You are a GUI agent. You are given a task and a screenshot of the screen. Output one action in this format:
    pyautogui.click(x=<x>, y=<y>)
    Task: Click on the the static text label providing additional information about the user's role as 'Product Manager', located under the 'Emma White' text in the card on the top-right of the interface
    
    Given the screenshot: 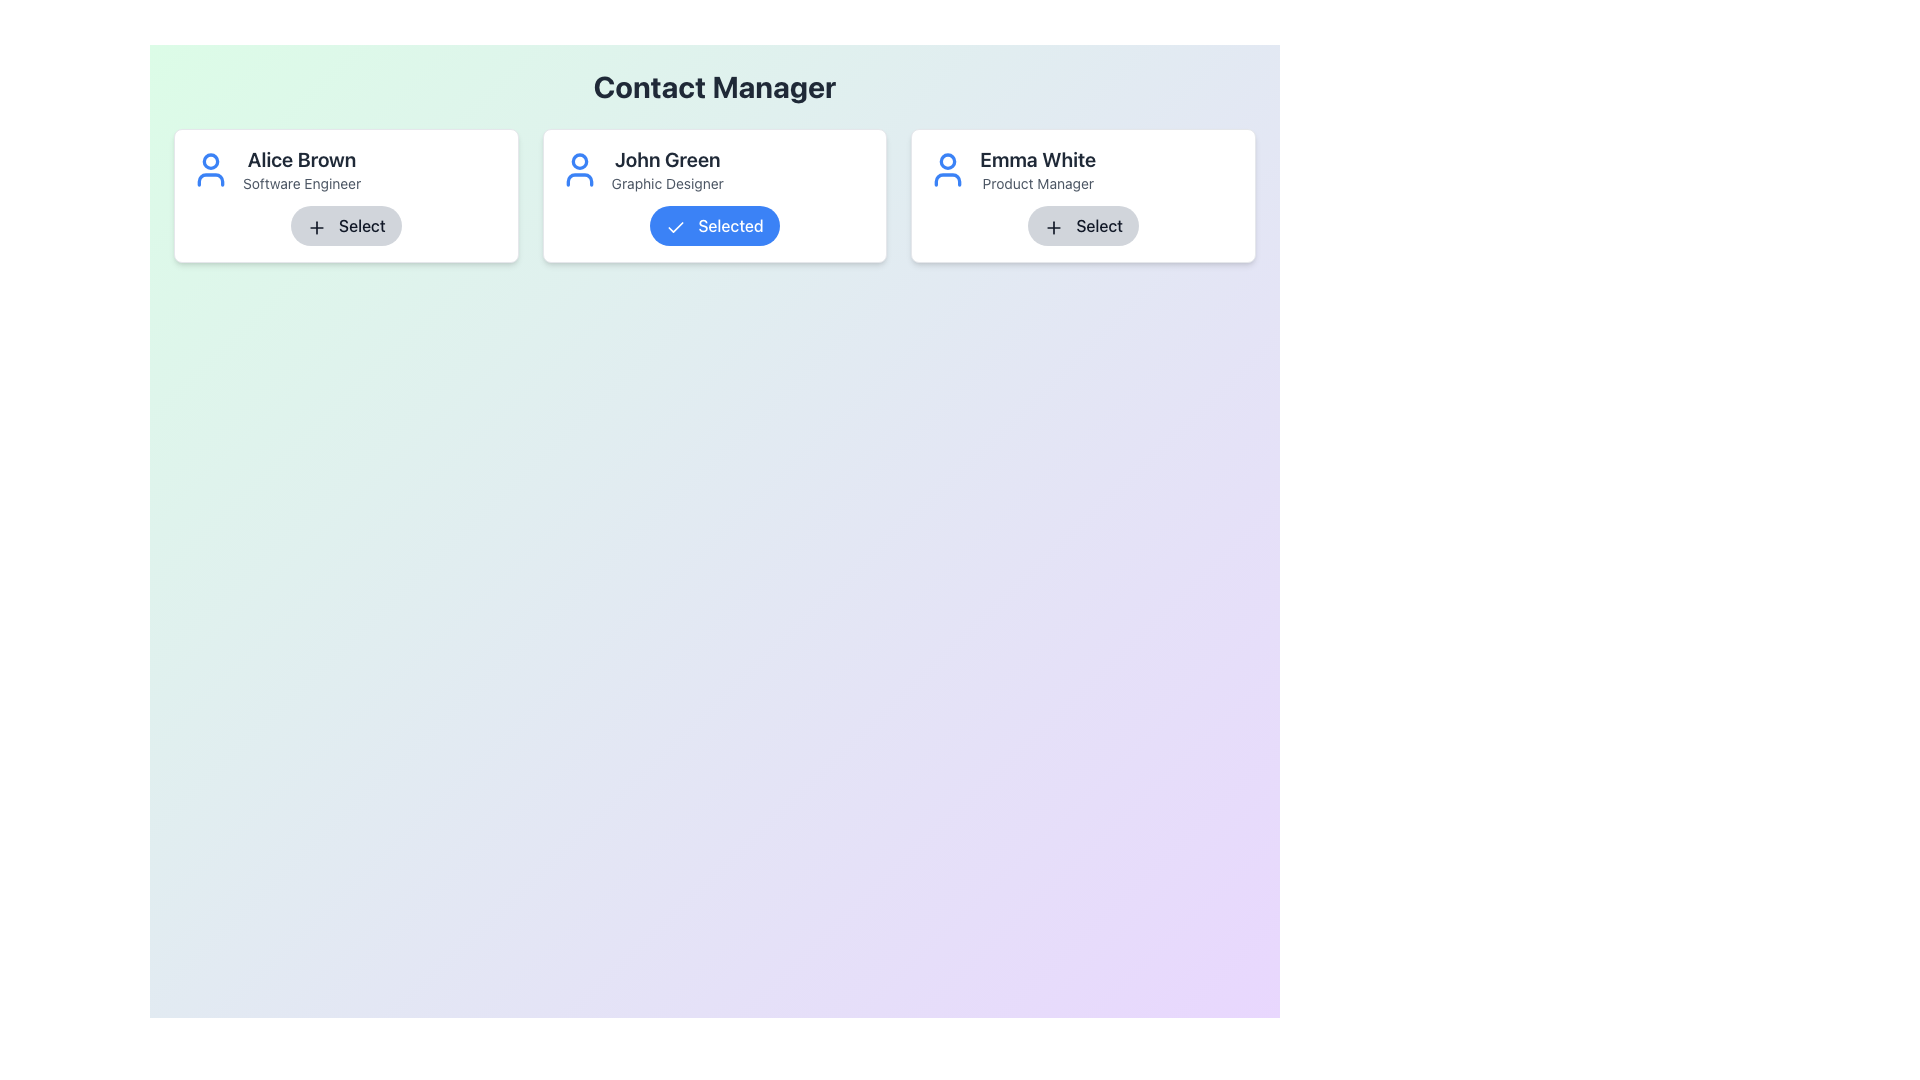 What is the action you would take?
    pyautogui.click(x=1038, y=184)
    